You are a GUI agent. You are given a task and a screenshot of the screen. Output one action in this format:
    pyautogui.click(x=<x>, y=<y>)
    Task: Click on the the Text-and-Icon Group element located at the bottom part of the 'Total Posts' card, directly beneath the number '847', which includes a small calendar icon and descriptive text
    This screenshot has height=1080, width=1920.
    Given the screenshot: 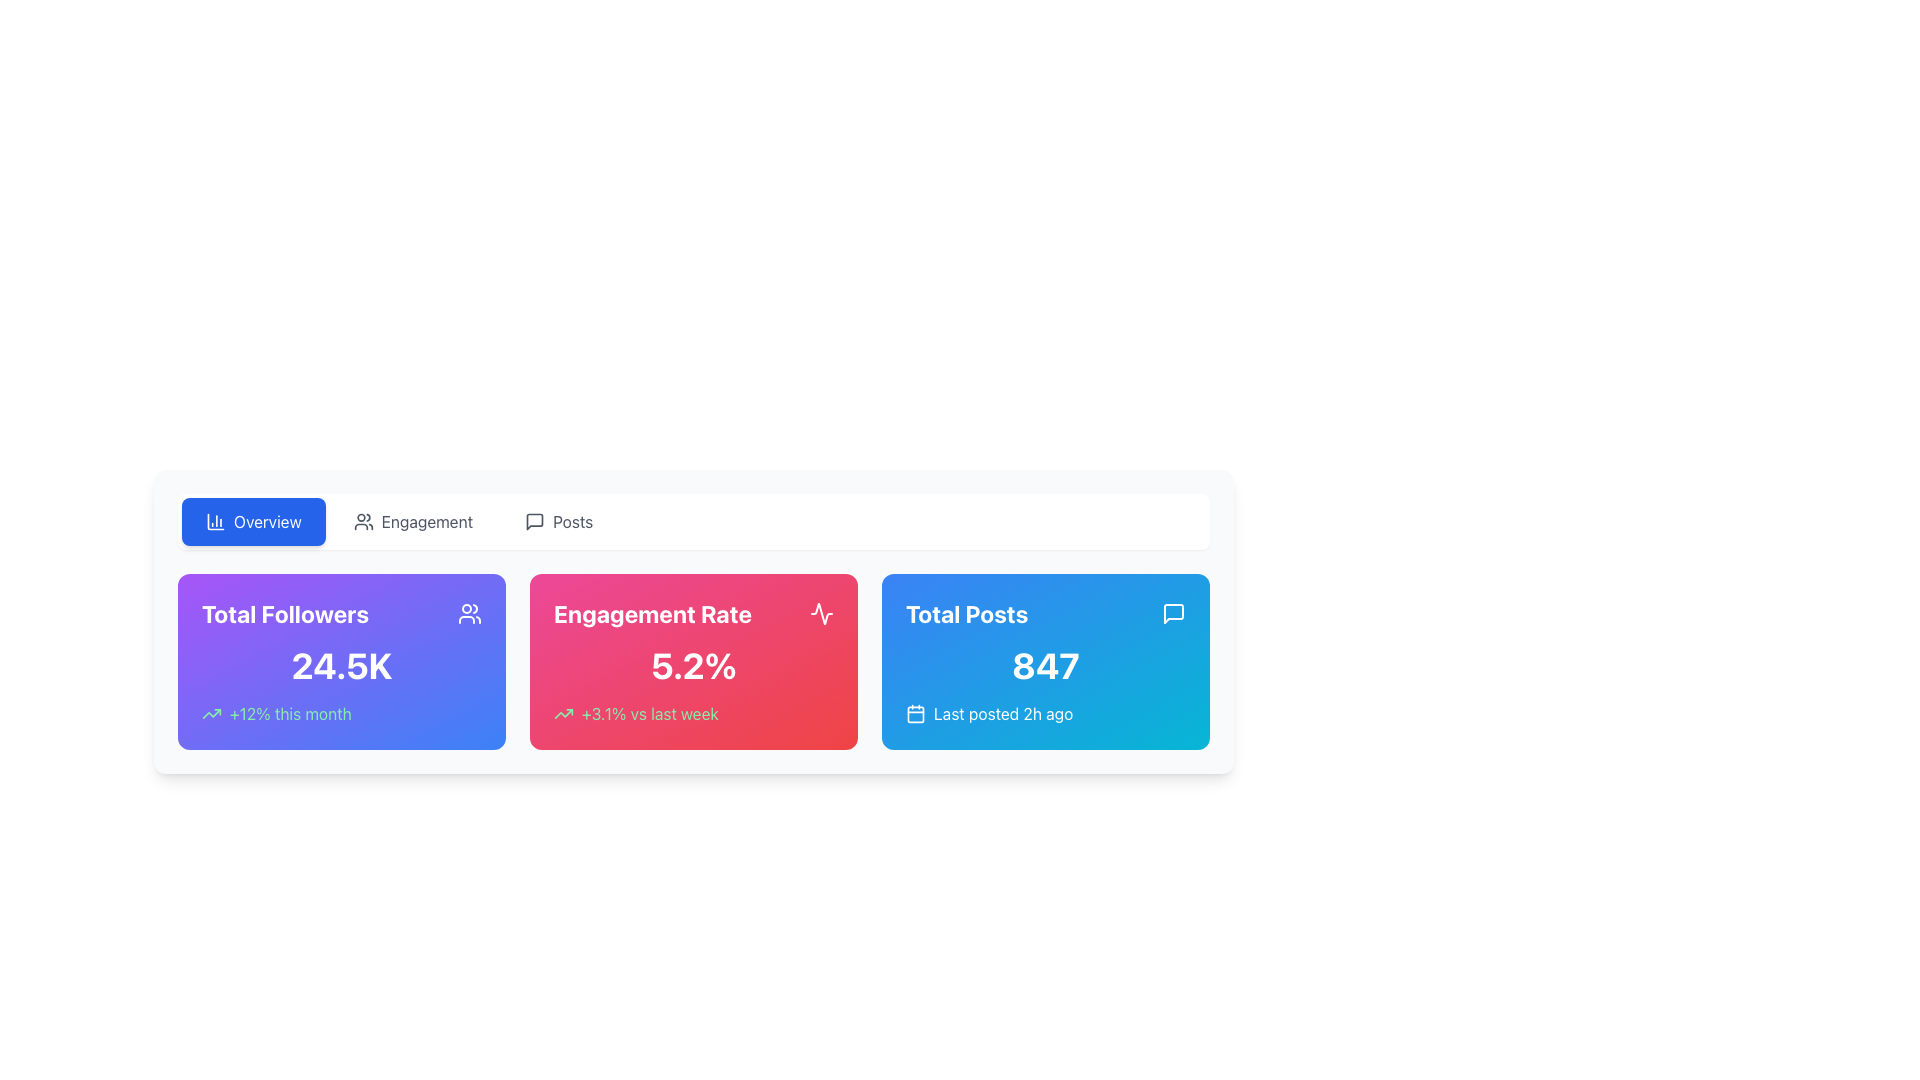 What is the action you would take?
    pyautogui.click(x=1045, y=712)
    